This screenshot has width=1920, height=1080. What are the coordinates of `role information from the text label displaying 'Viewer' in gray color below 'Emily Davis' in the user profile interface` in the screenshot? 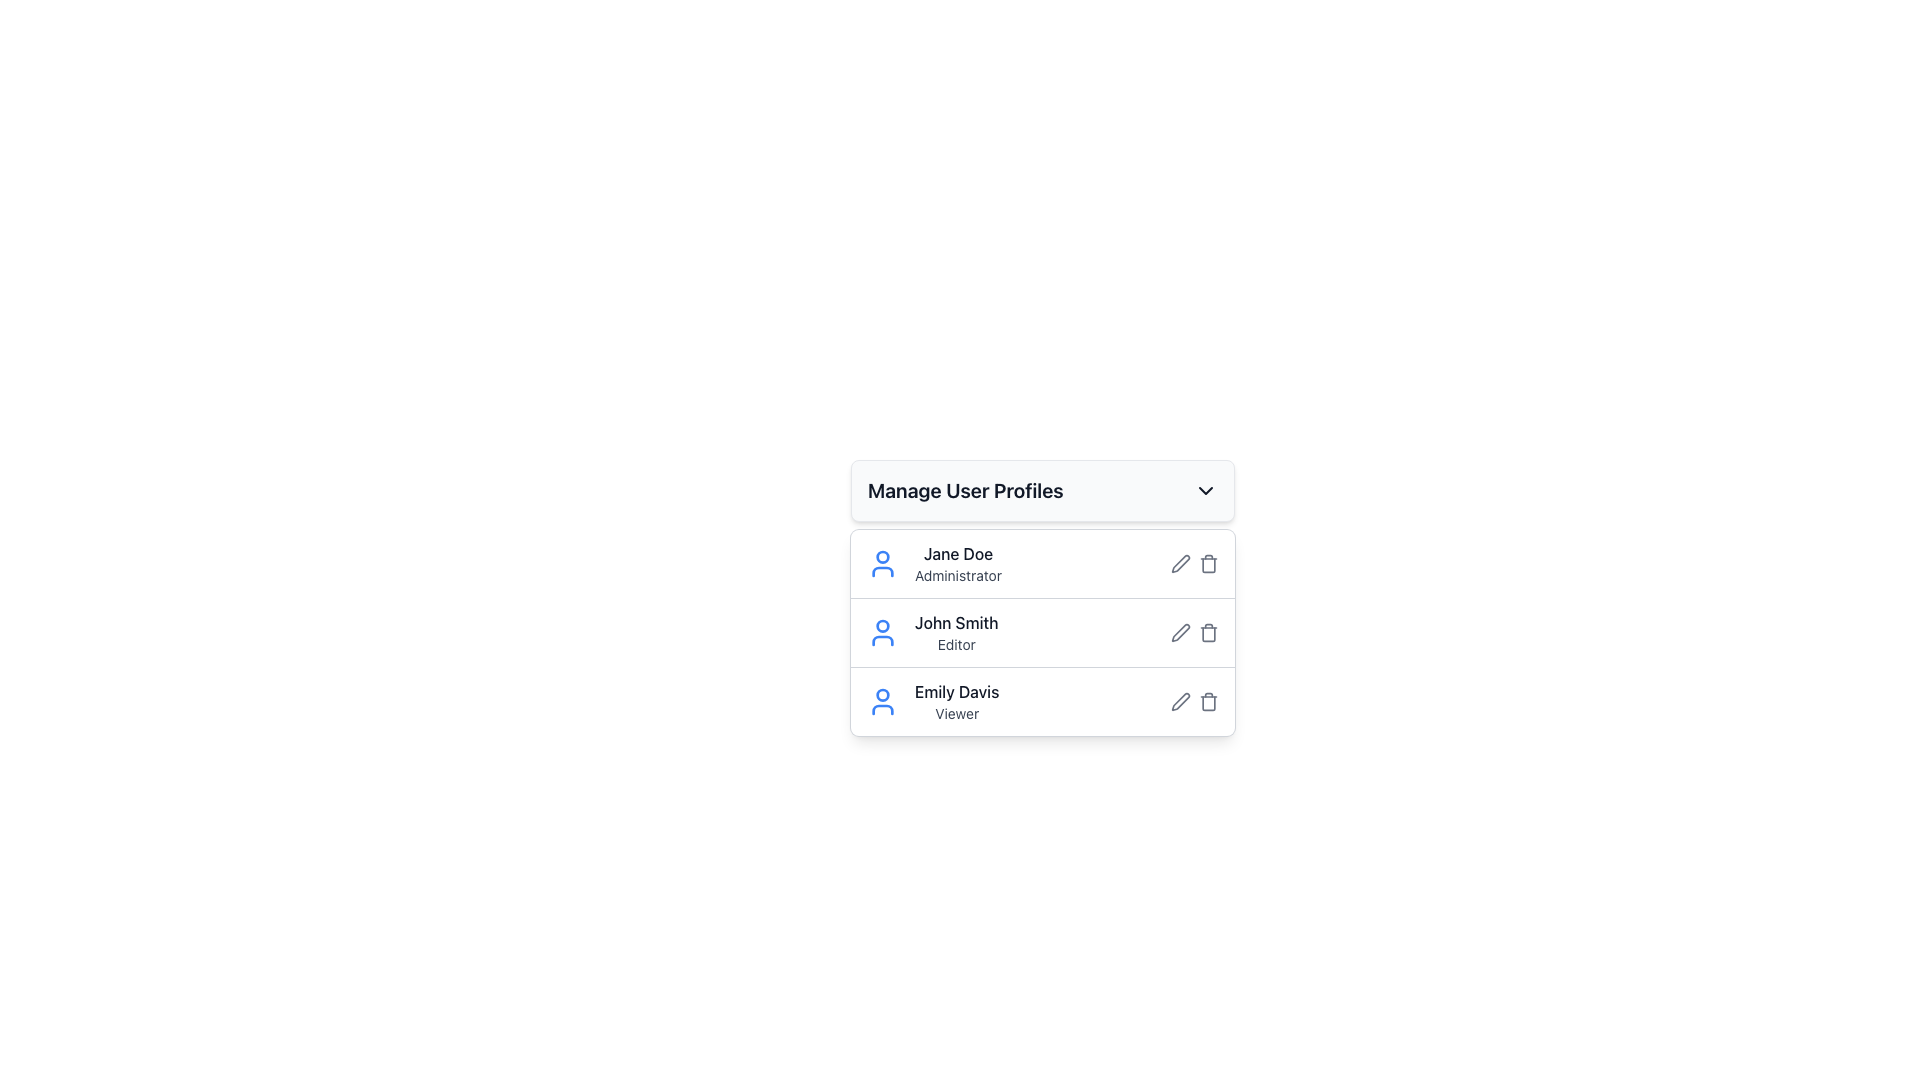 It's located at (956, 712).